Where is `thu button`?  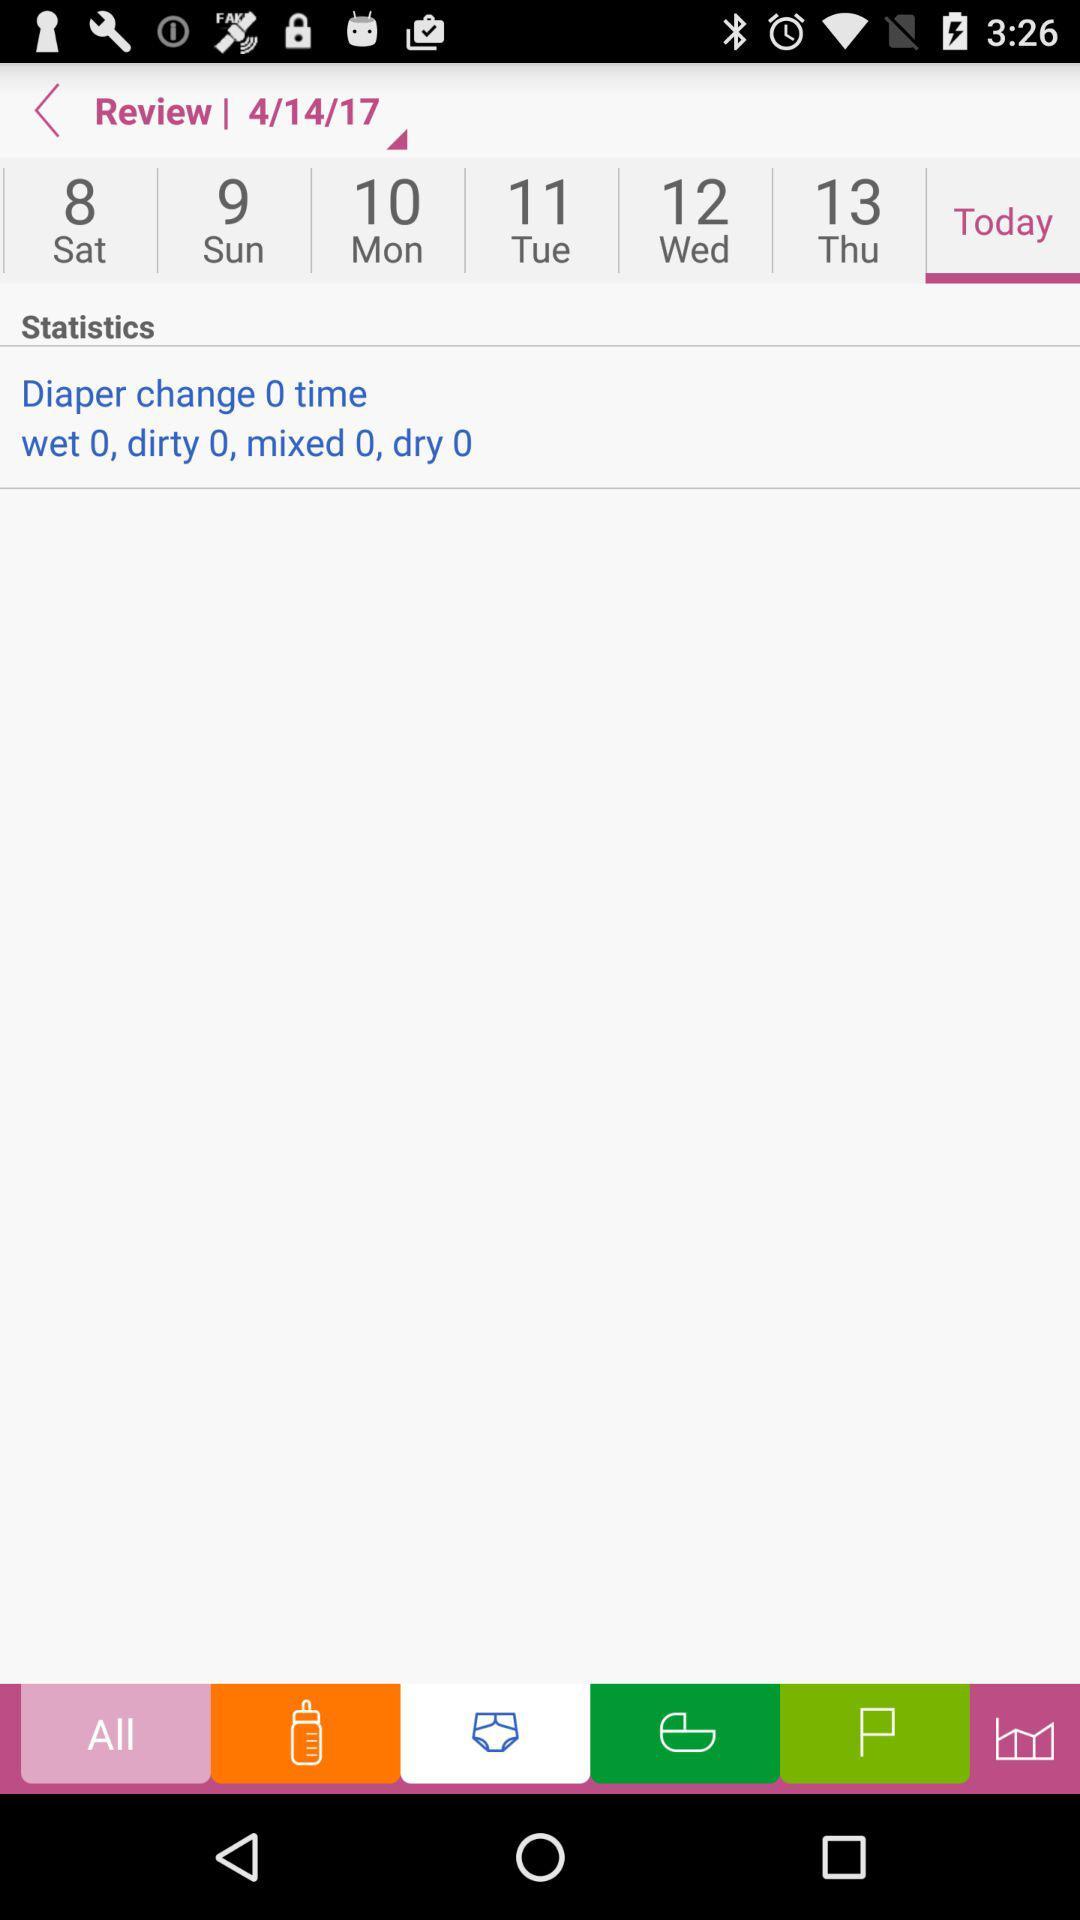 thu button is located at coordinates (848, 220).